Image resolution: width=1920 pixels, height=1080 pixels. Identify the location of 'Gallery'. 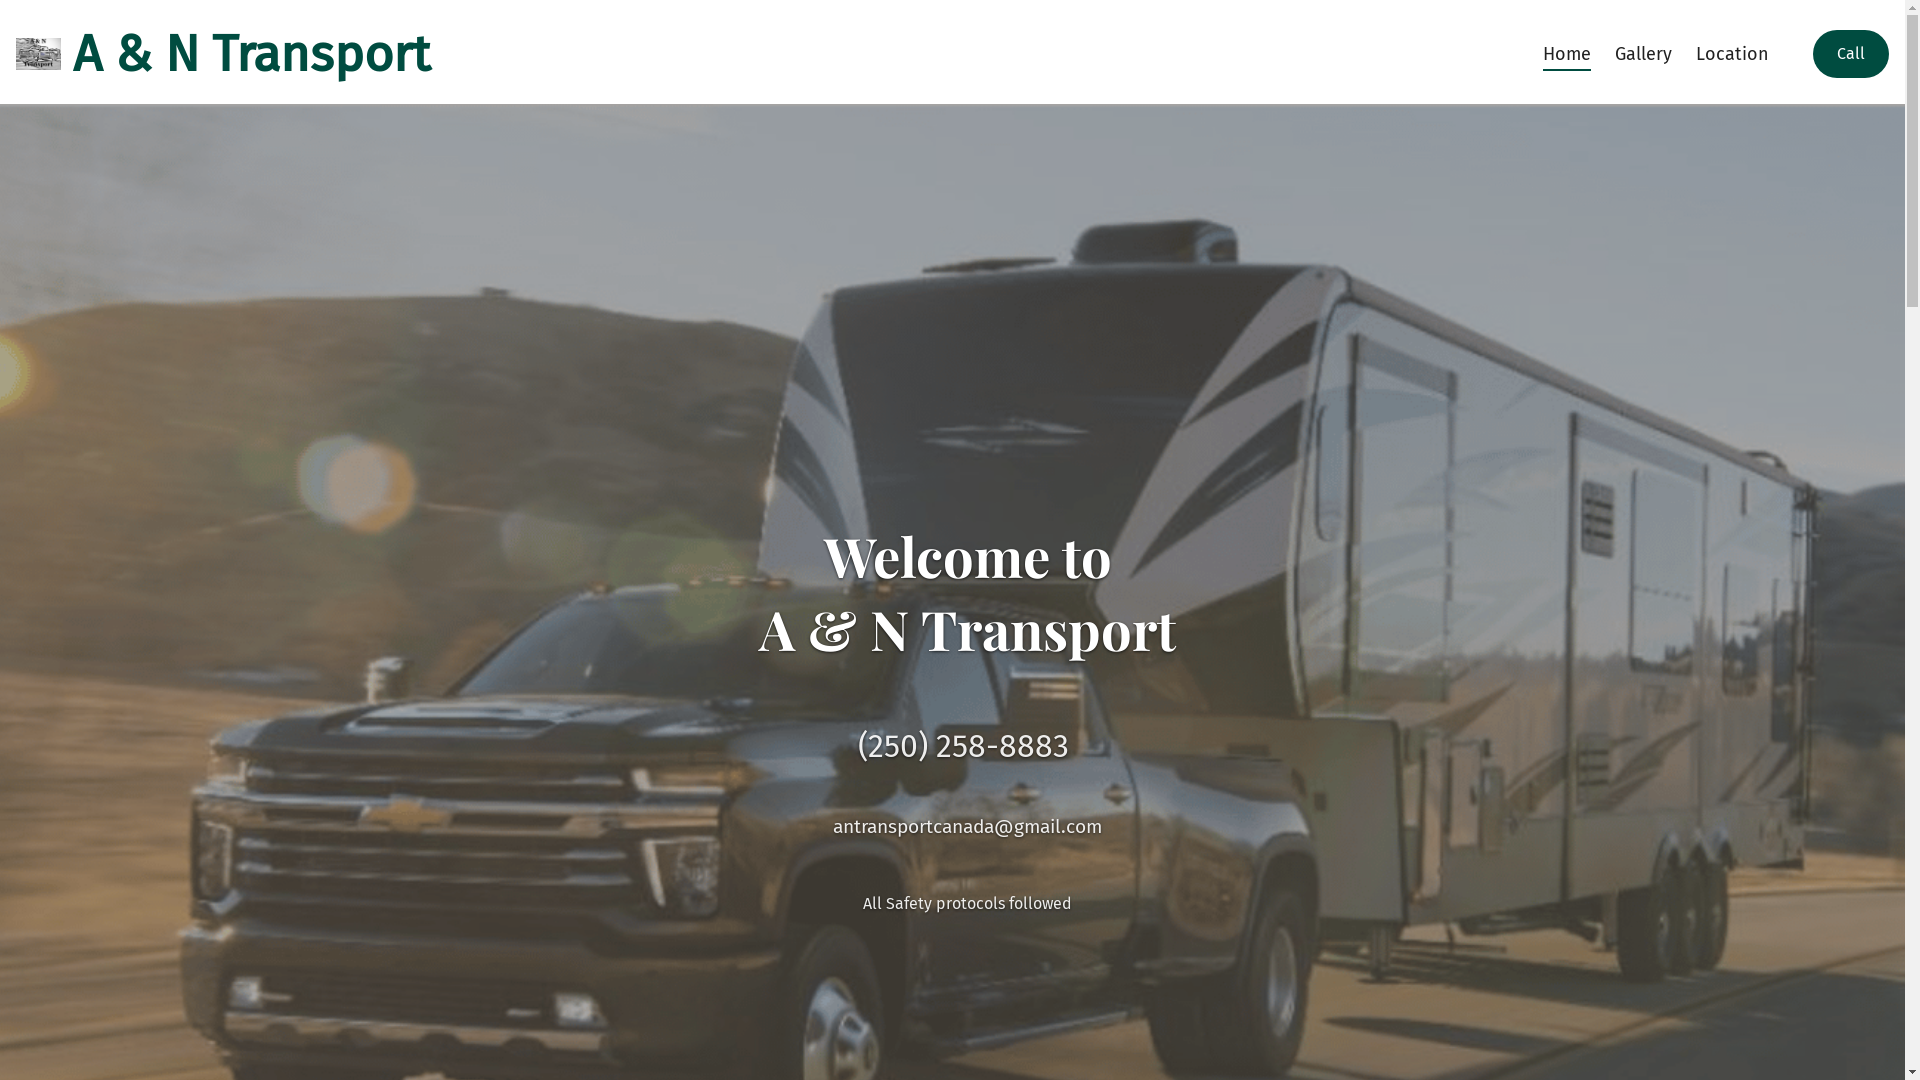
(1643, 53).